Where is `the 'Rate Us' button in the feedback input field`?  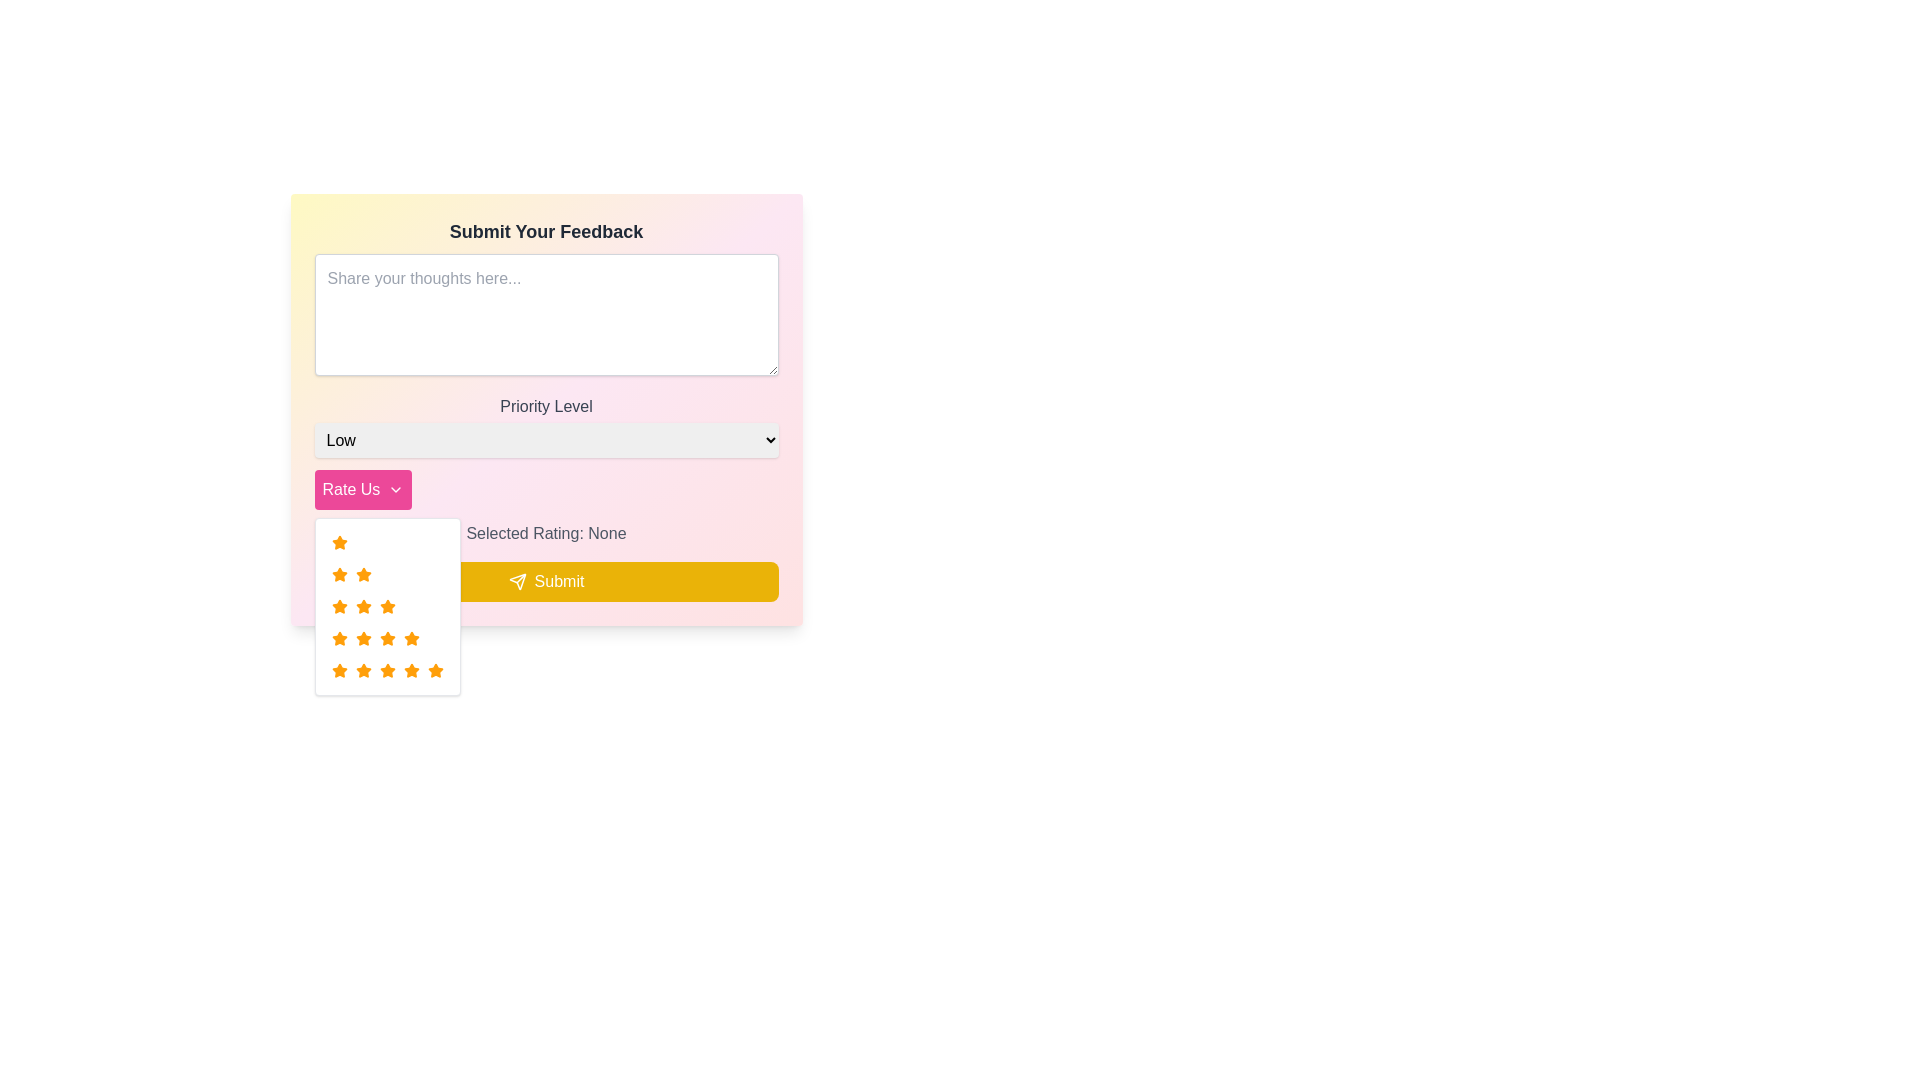 the 'Rate Us' button in the feedback input field is located at coordinates (546, 489).